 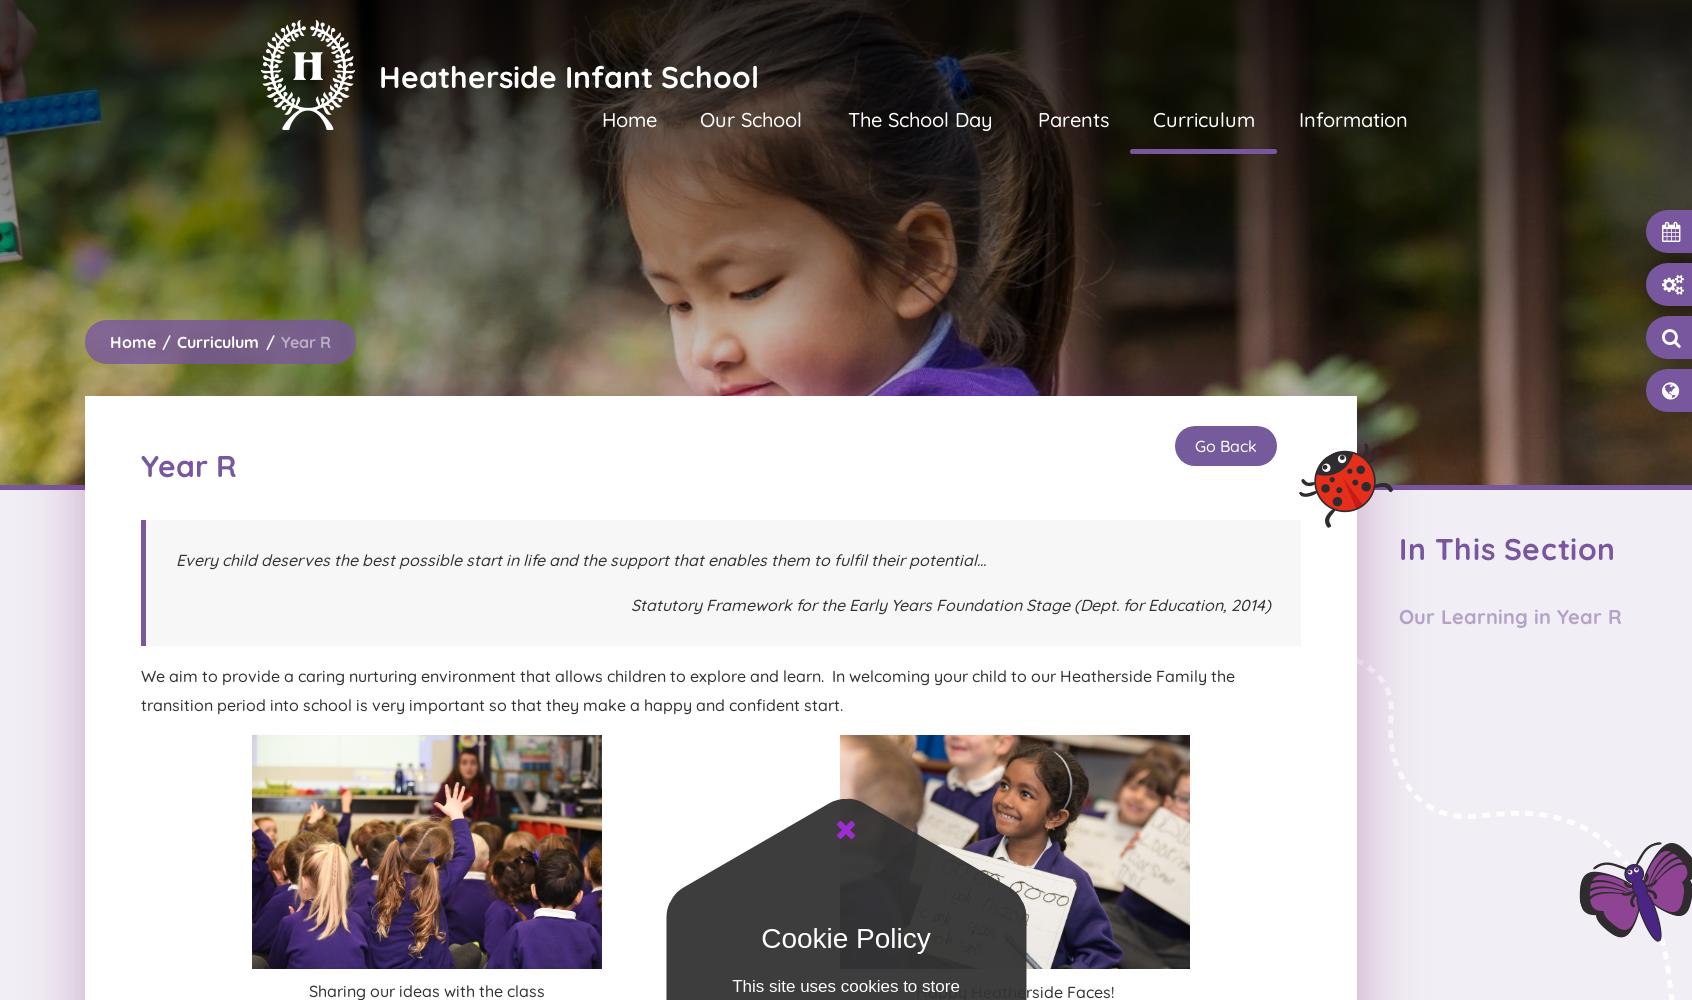 I want to click on 'Our Learning in Year R', so click(x=1510, y=615).